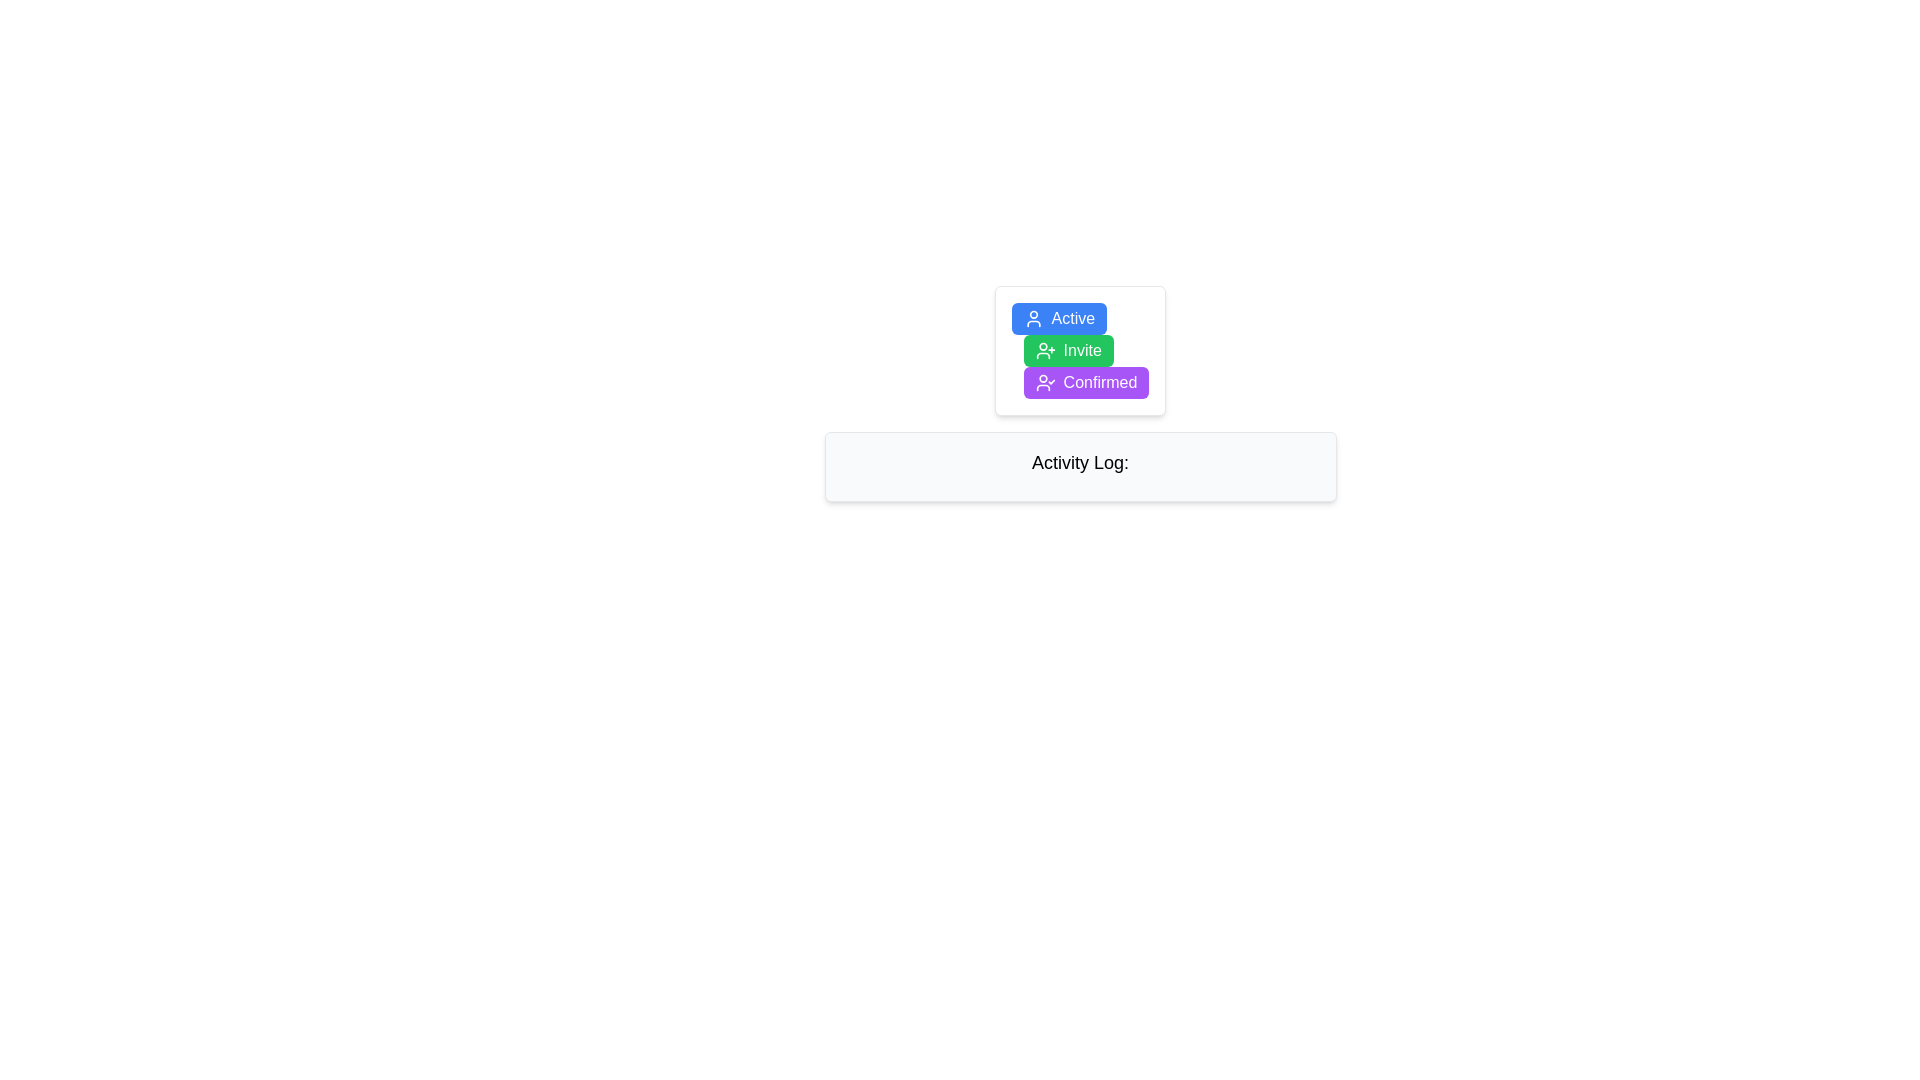 This screenshot has width=1920, height=1080. I want to click on the confirmed status button located in the vertical stack of buttons, positioned between the 'Invite' button and an empty space, for accessibility navigation, so click(1085, 382).